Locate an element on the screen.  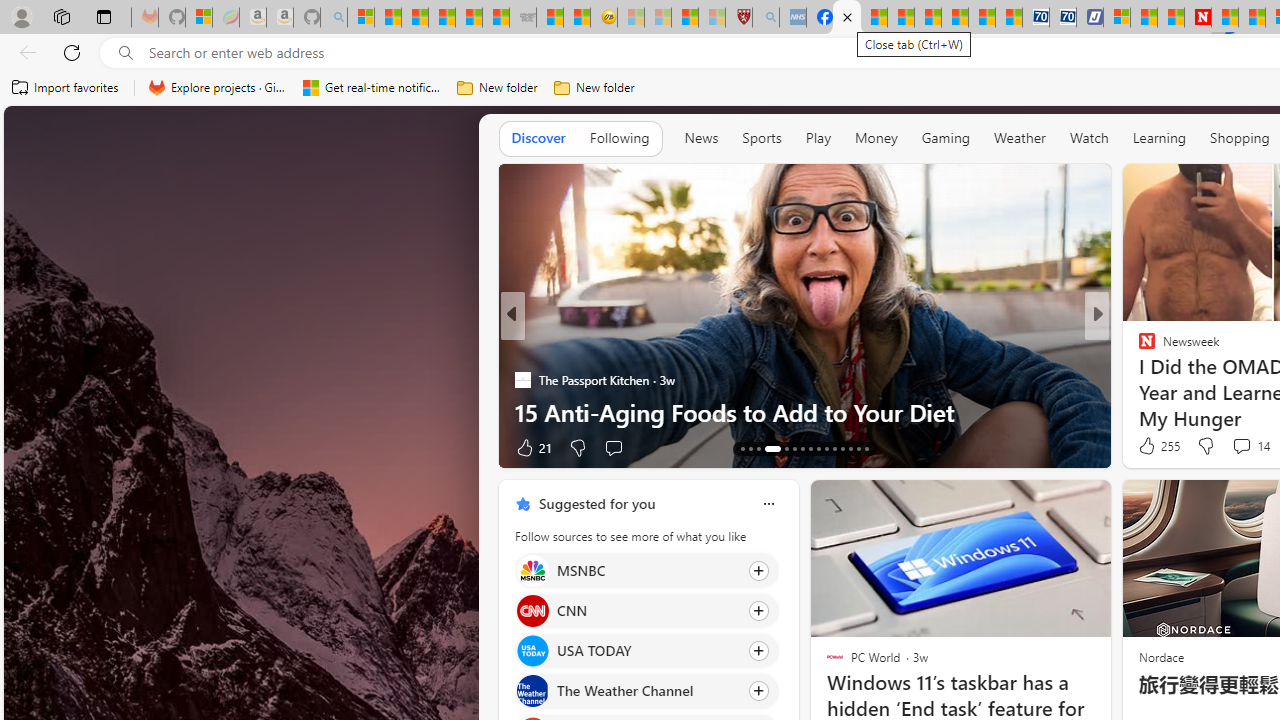
'AutomationID: tab-77' is located at coordinates (842, 447).